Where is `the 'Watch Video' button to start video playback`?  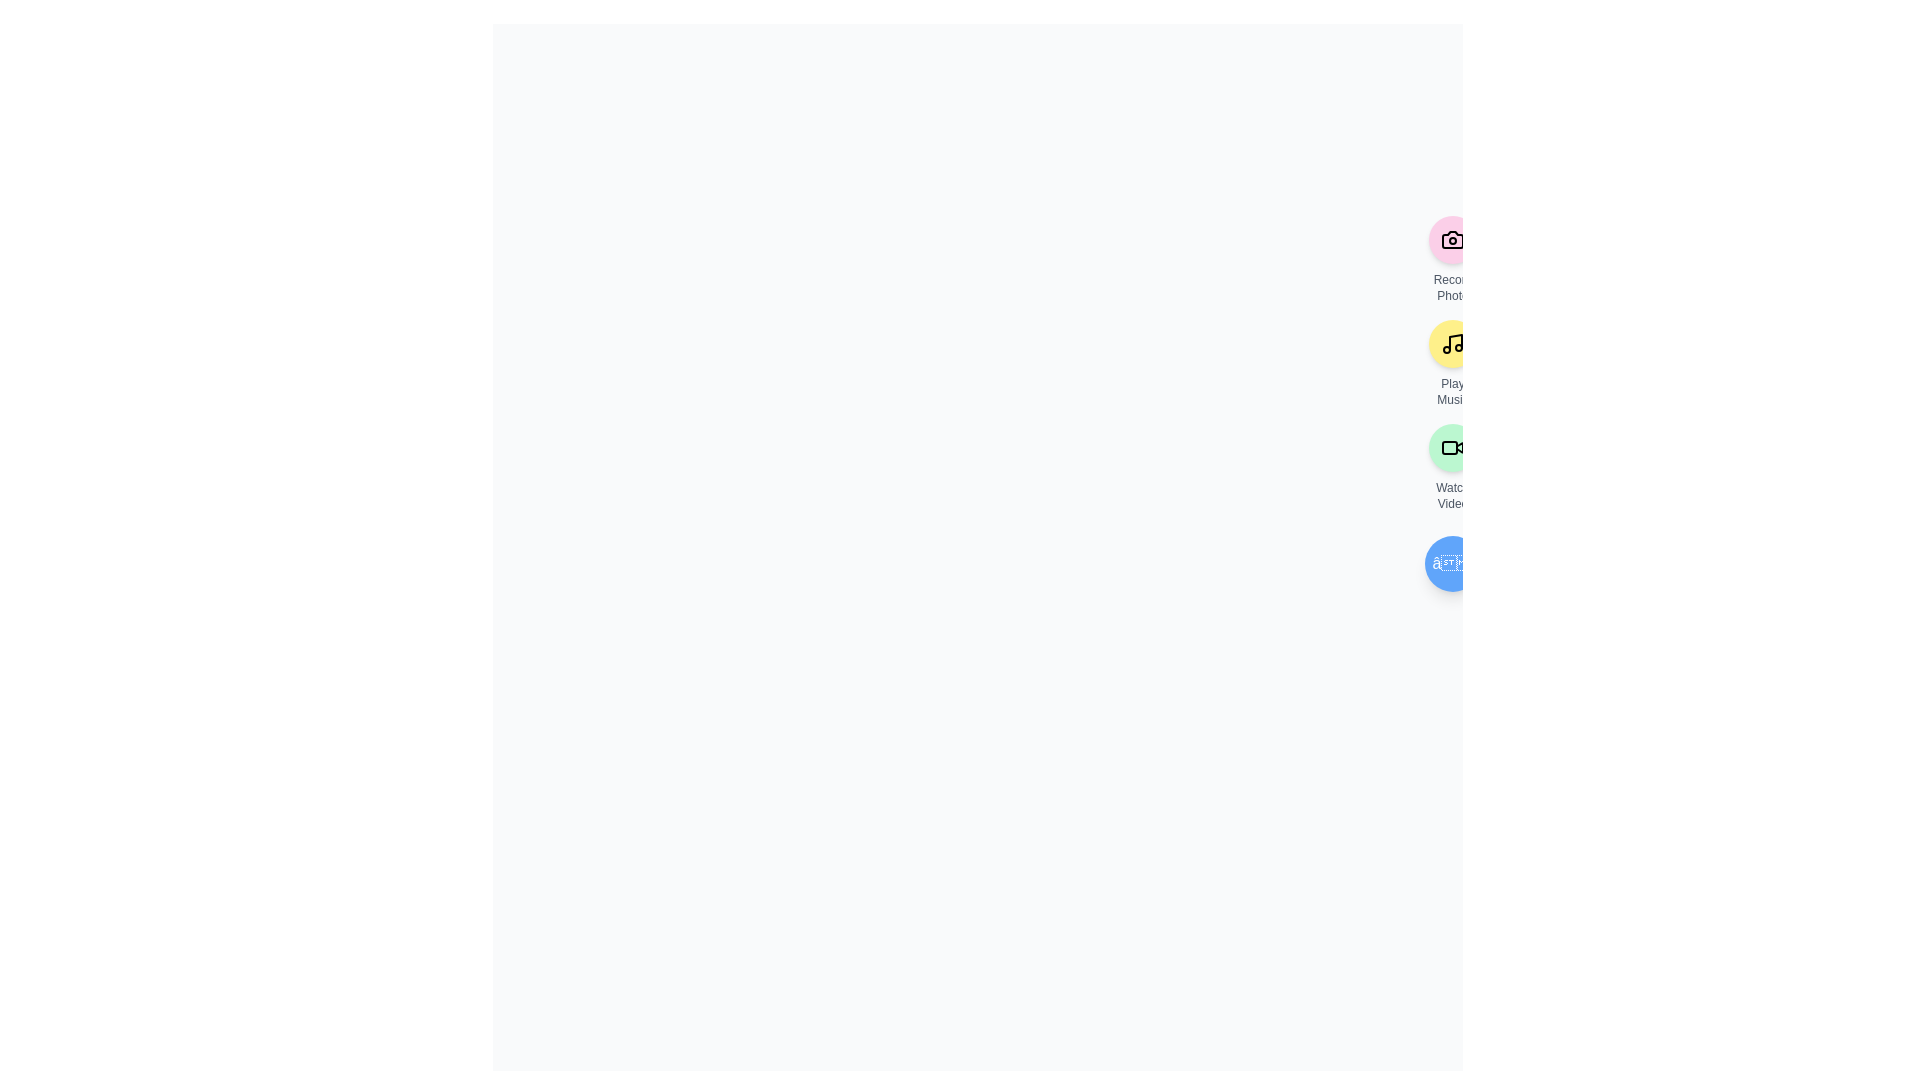 the 'Watch Video' button to start video playback is located at coordinates (1453, 446).